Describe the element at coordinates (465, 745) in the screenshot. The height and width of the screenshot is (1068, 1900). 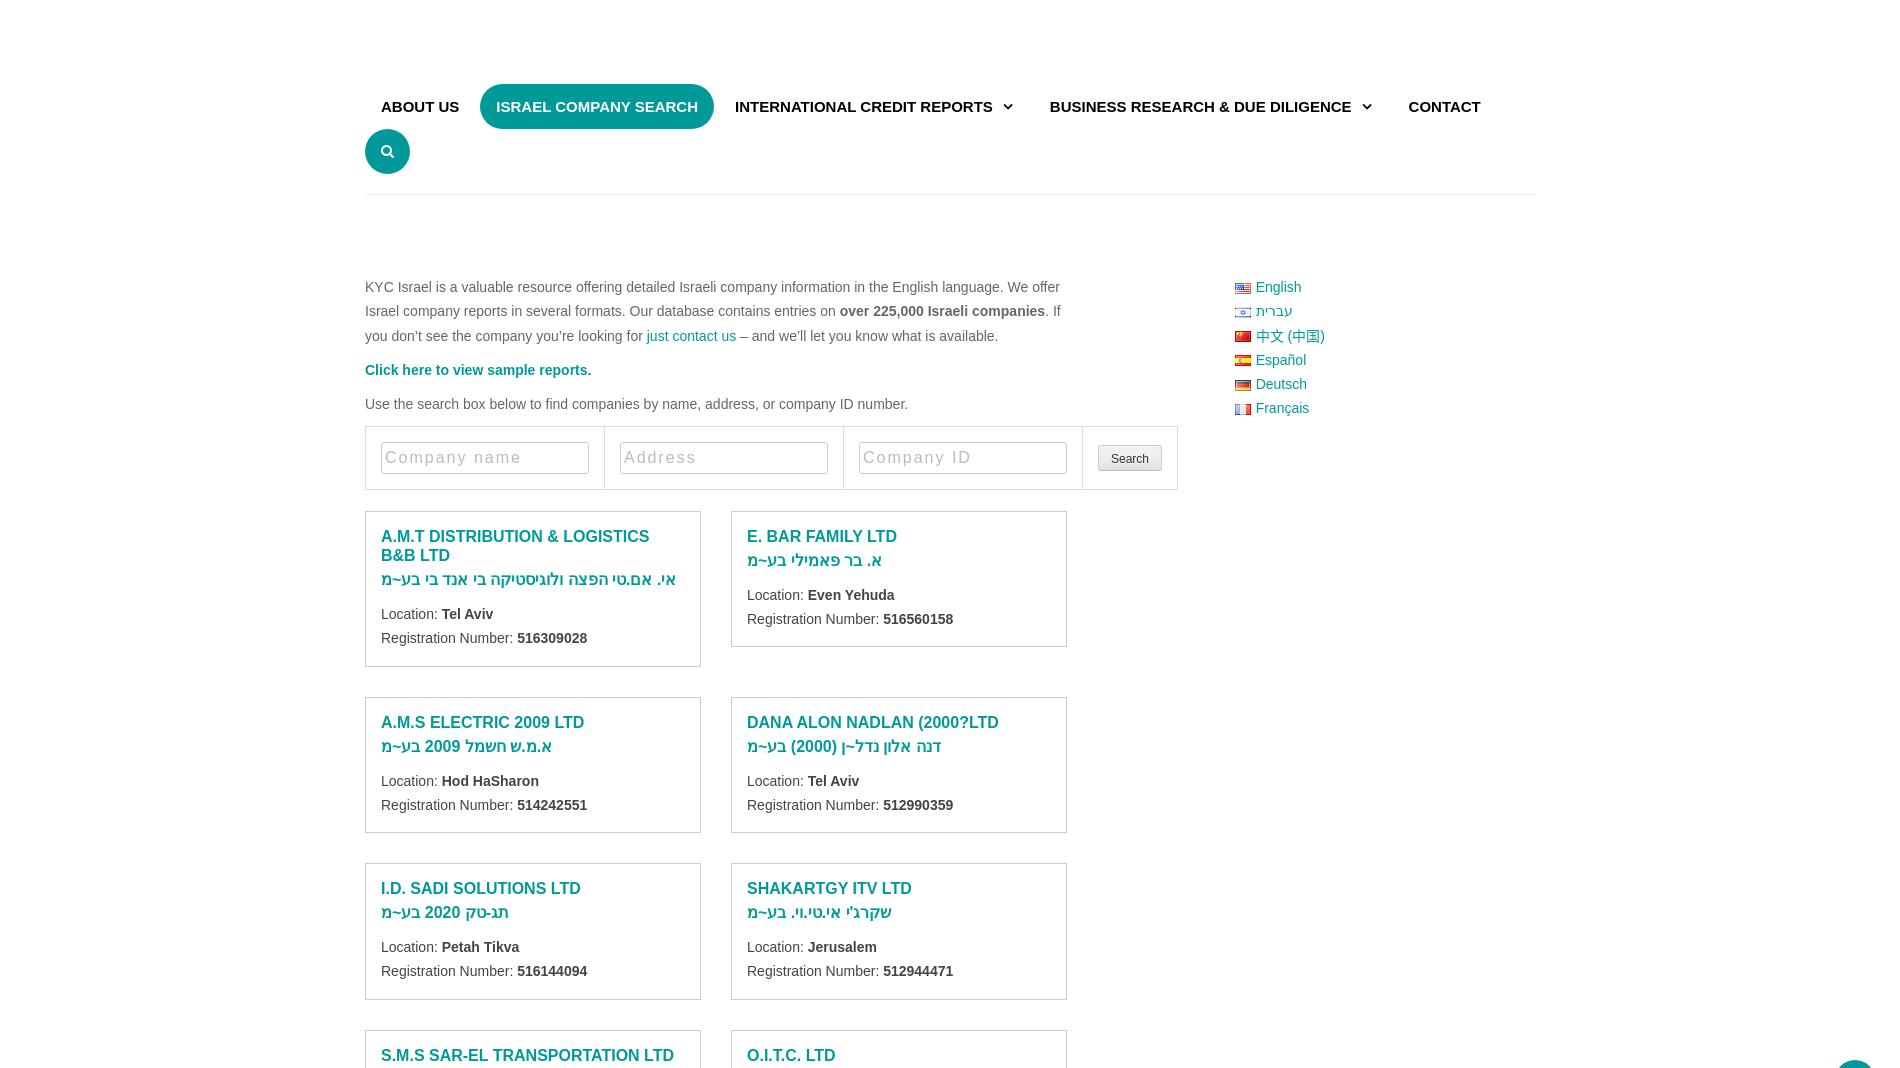
I see `'א.מ.ש חשמל 2009 בע~מ'` at that location.